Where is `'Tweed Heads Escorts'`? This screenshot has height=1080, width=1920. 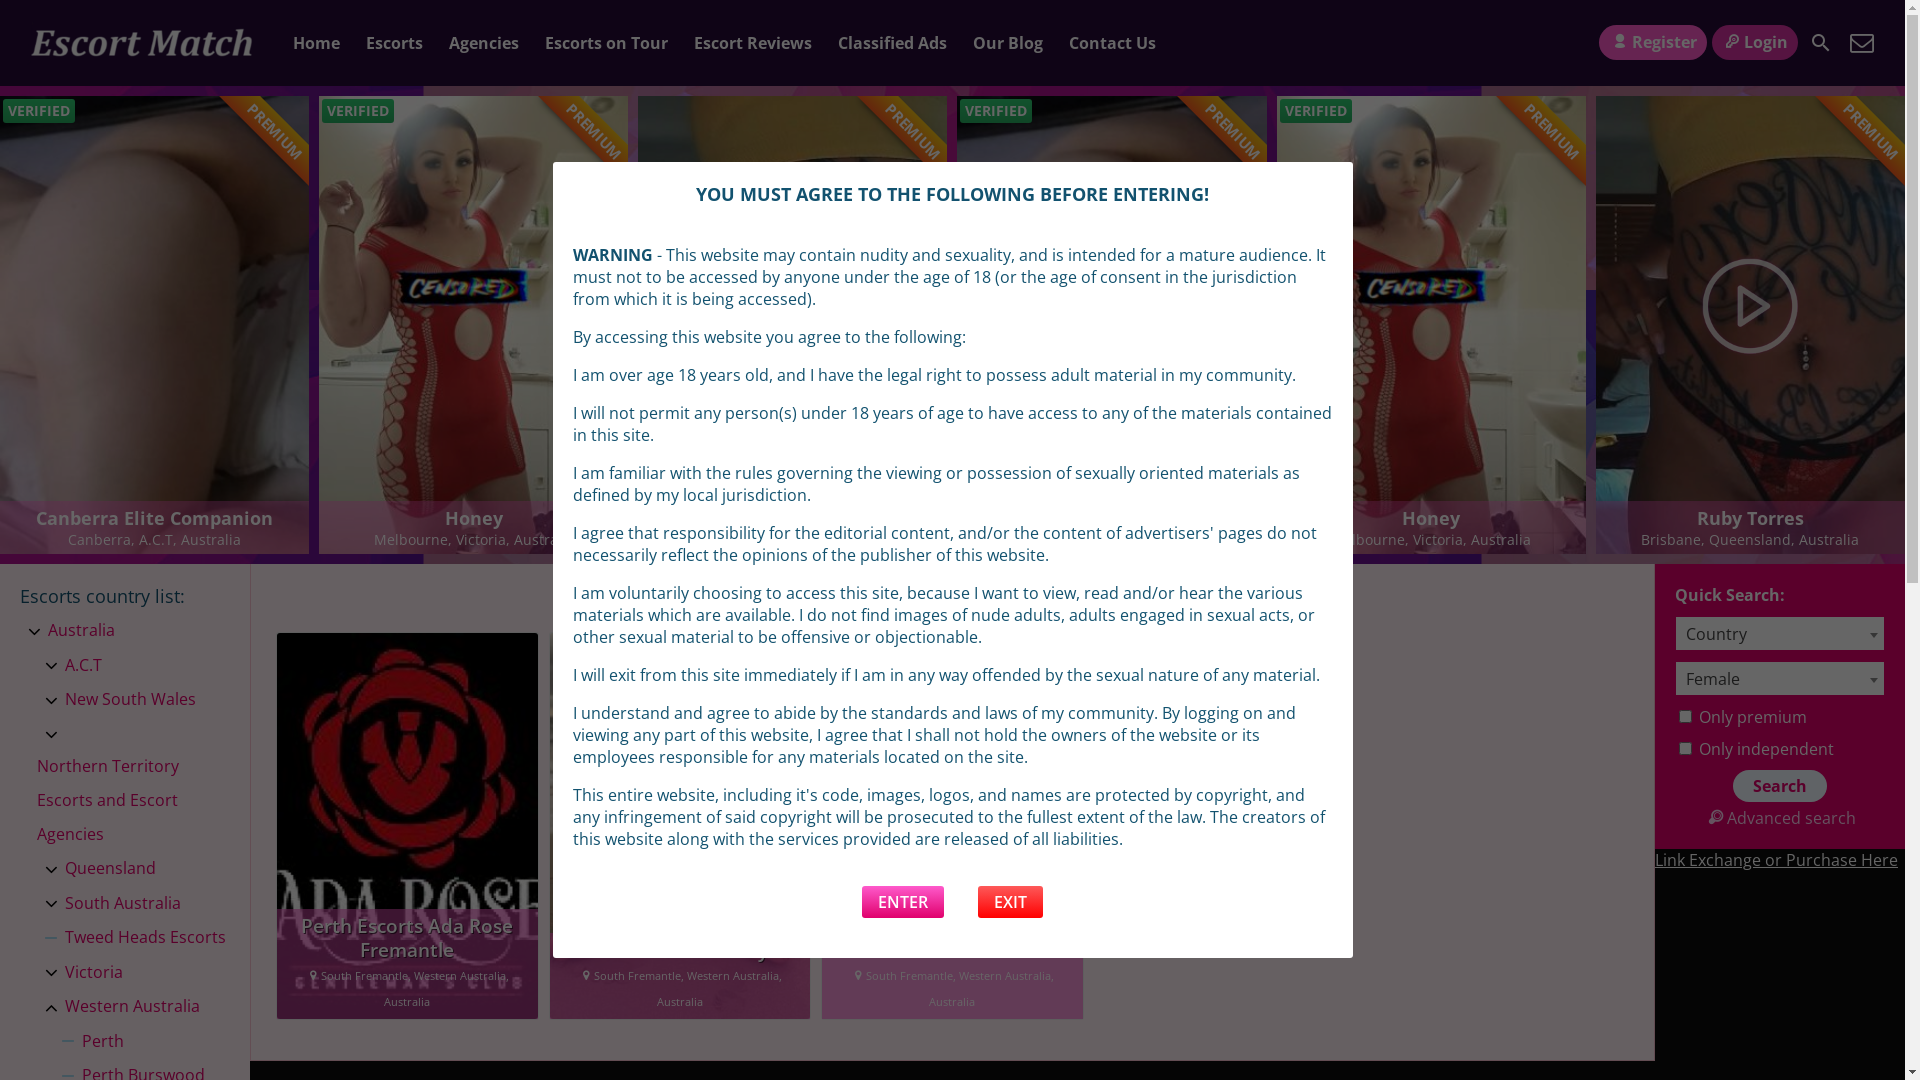 'Tweed Heads Escorts' is located at coordinates (144, 937).